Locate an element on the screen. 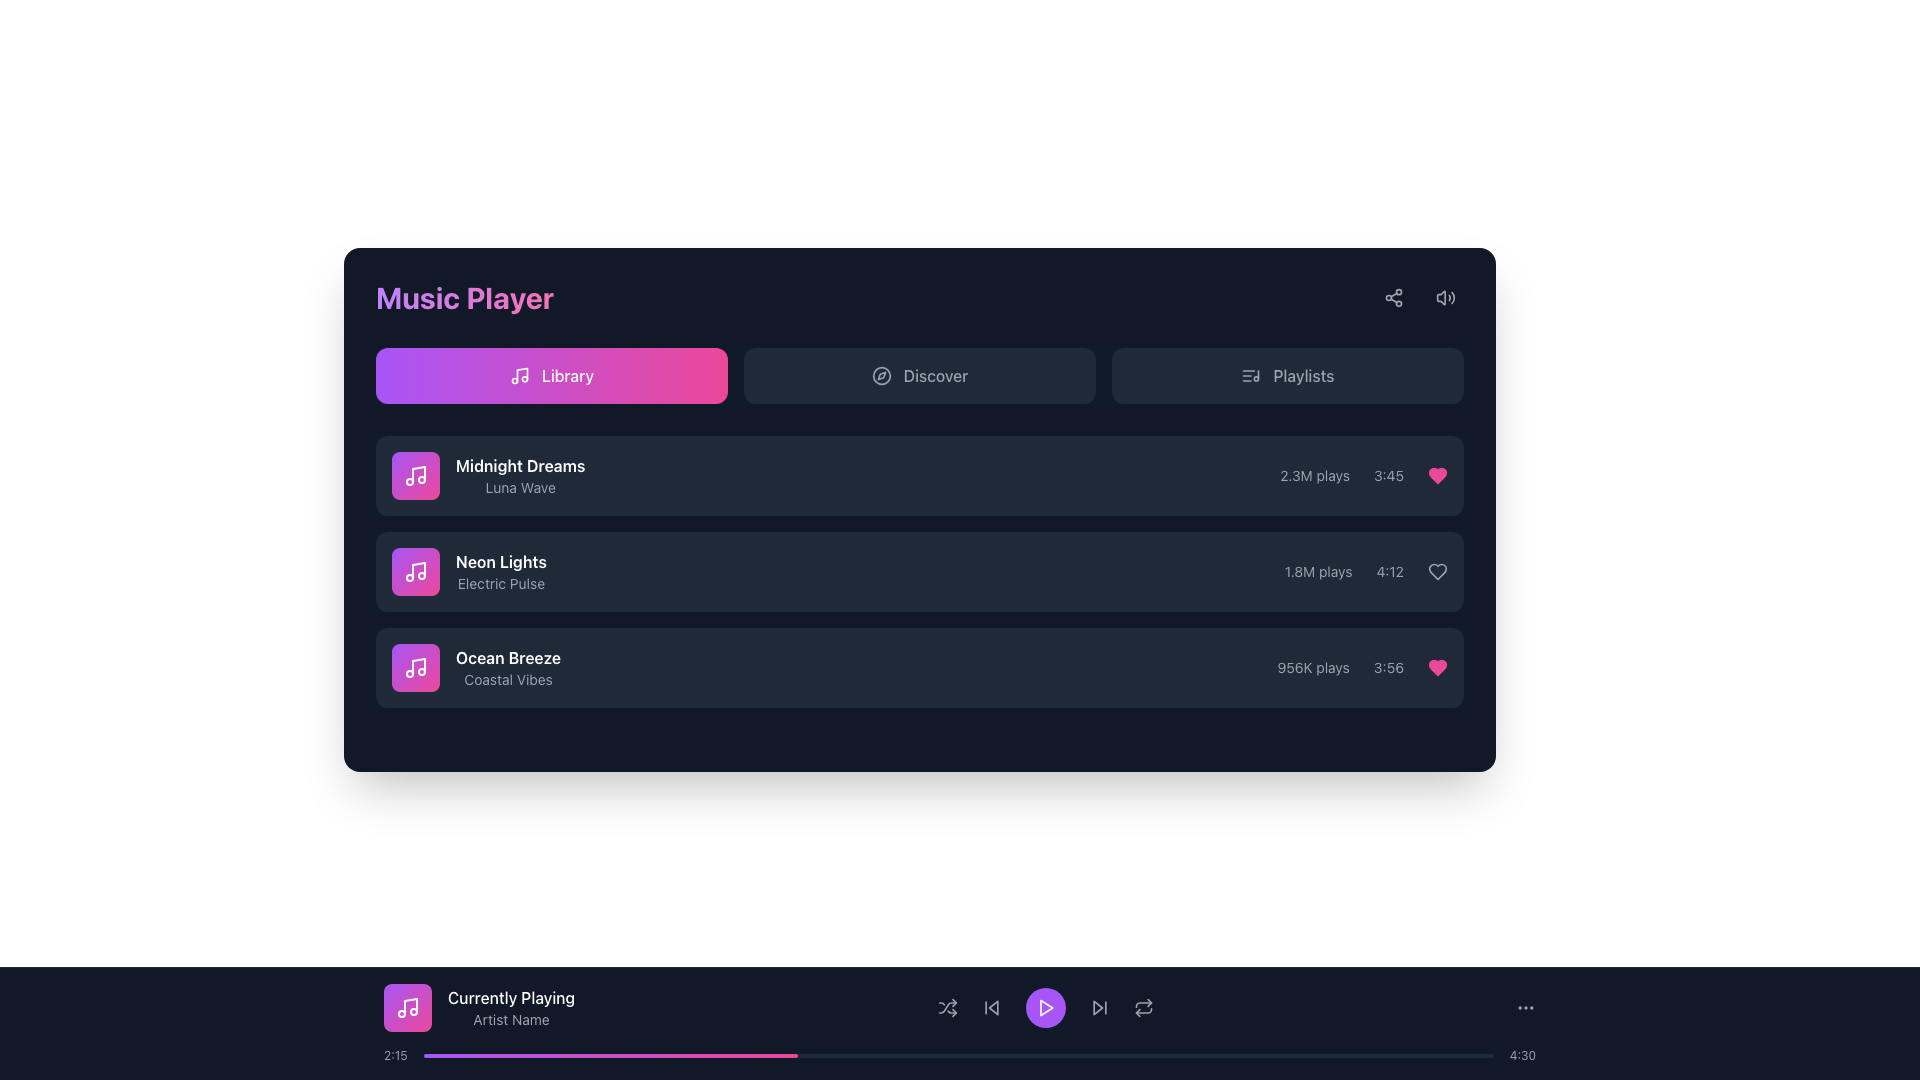  the circular play button icon located in the bottom control bar of the music player interface is located at coordinates (1045, 1007).